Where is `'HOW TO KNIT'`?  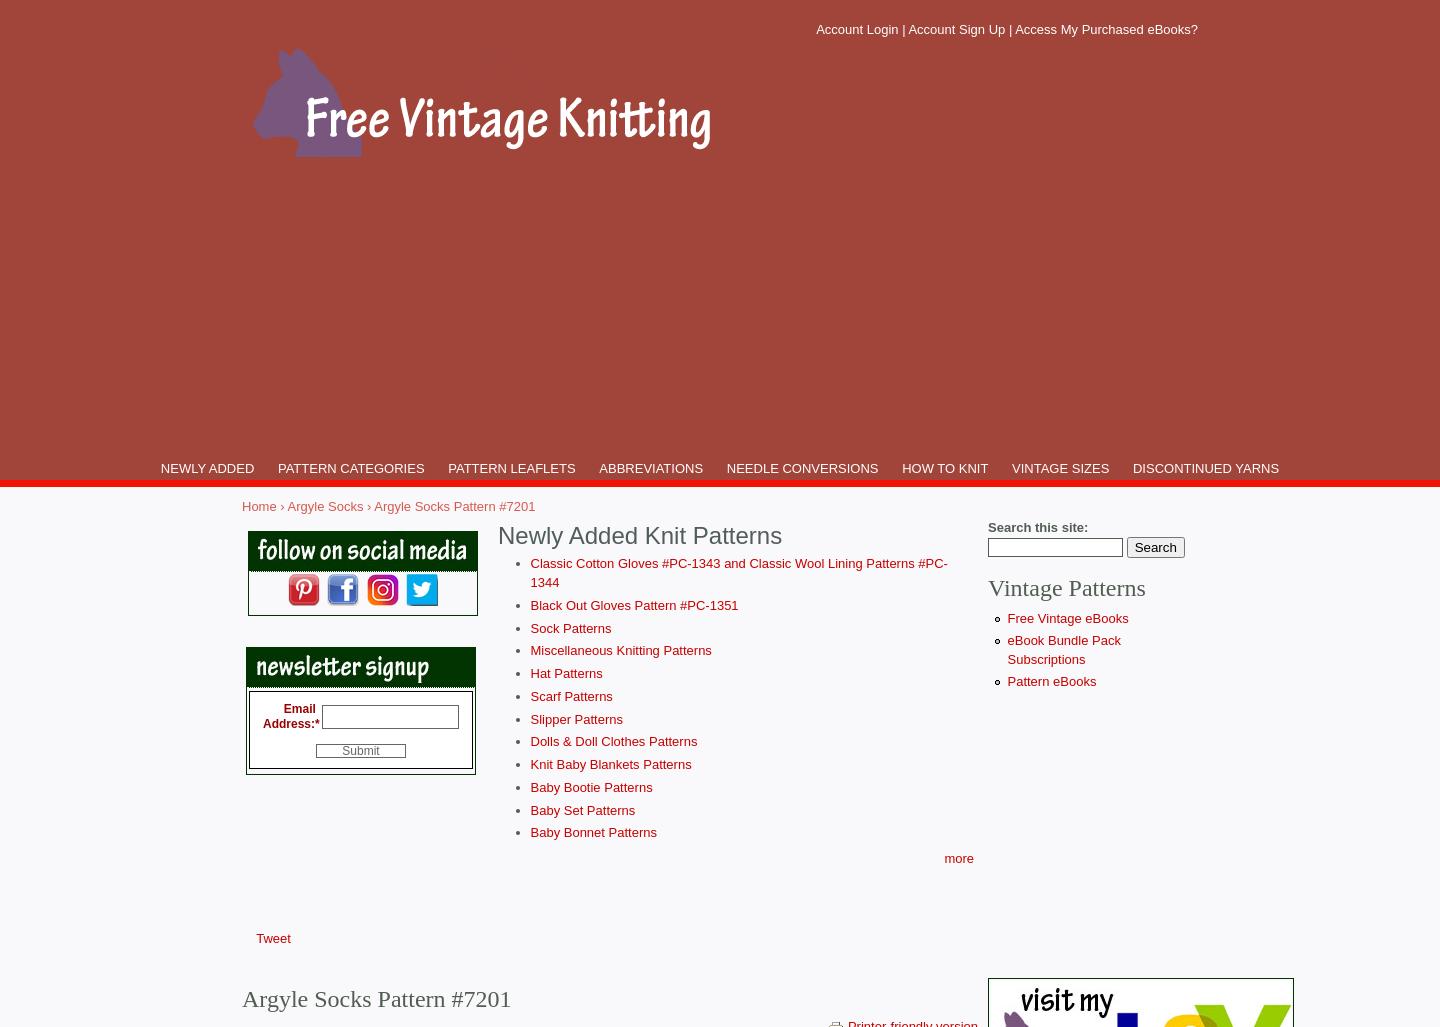
'HOW TO KNIT' is located at coordinates (944, 468).